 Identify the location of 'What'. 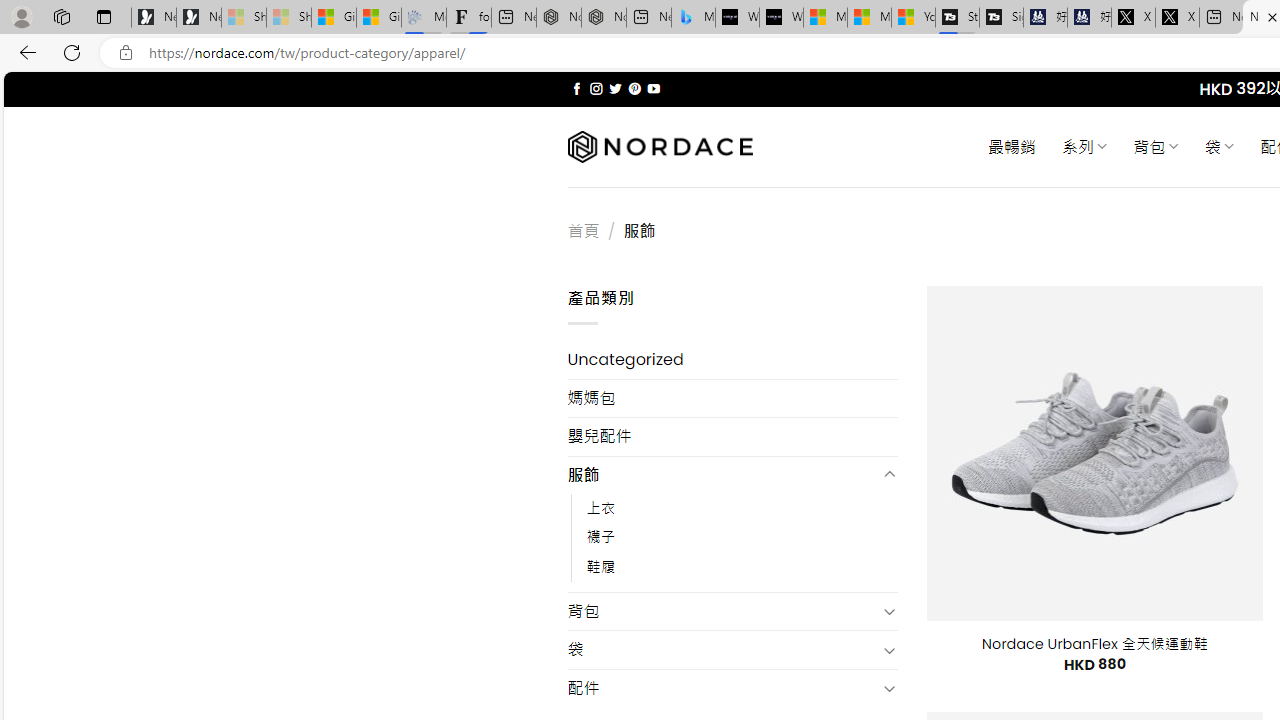
(780, 17).